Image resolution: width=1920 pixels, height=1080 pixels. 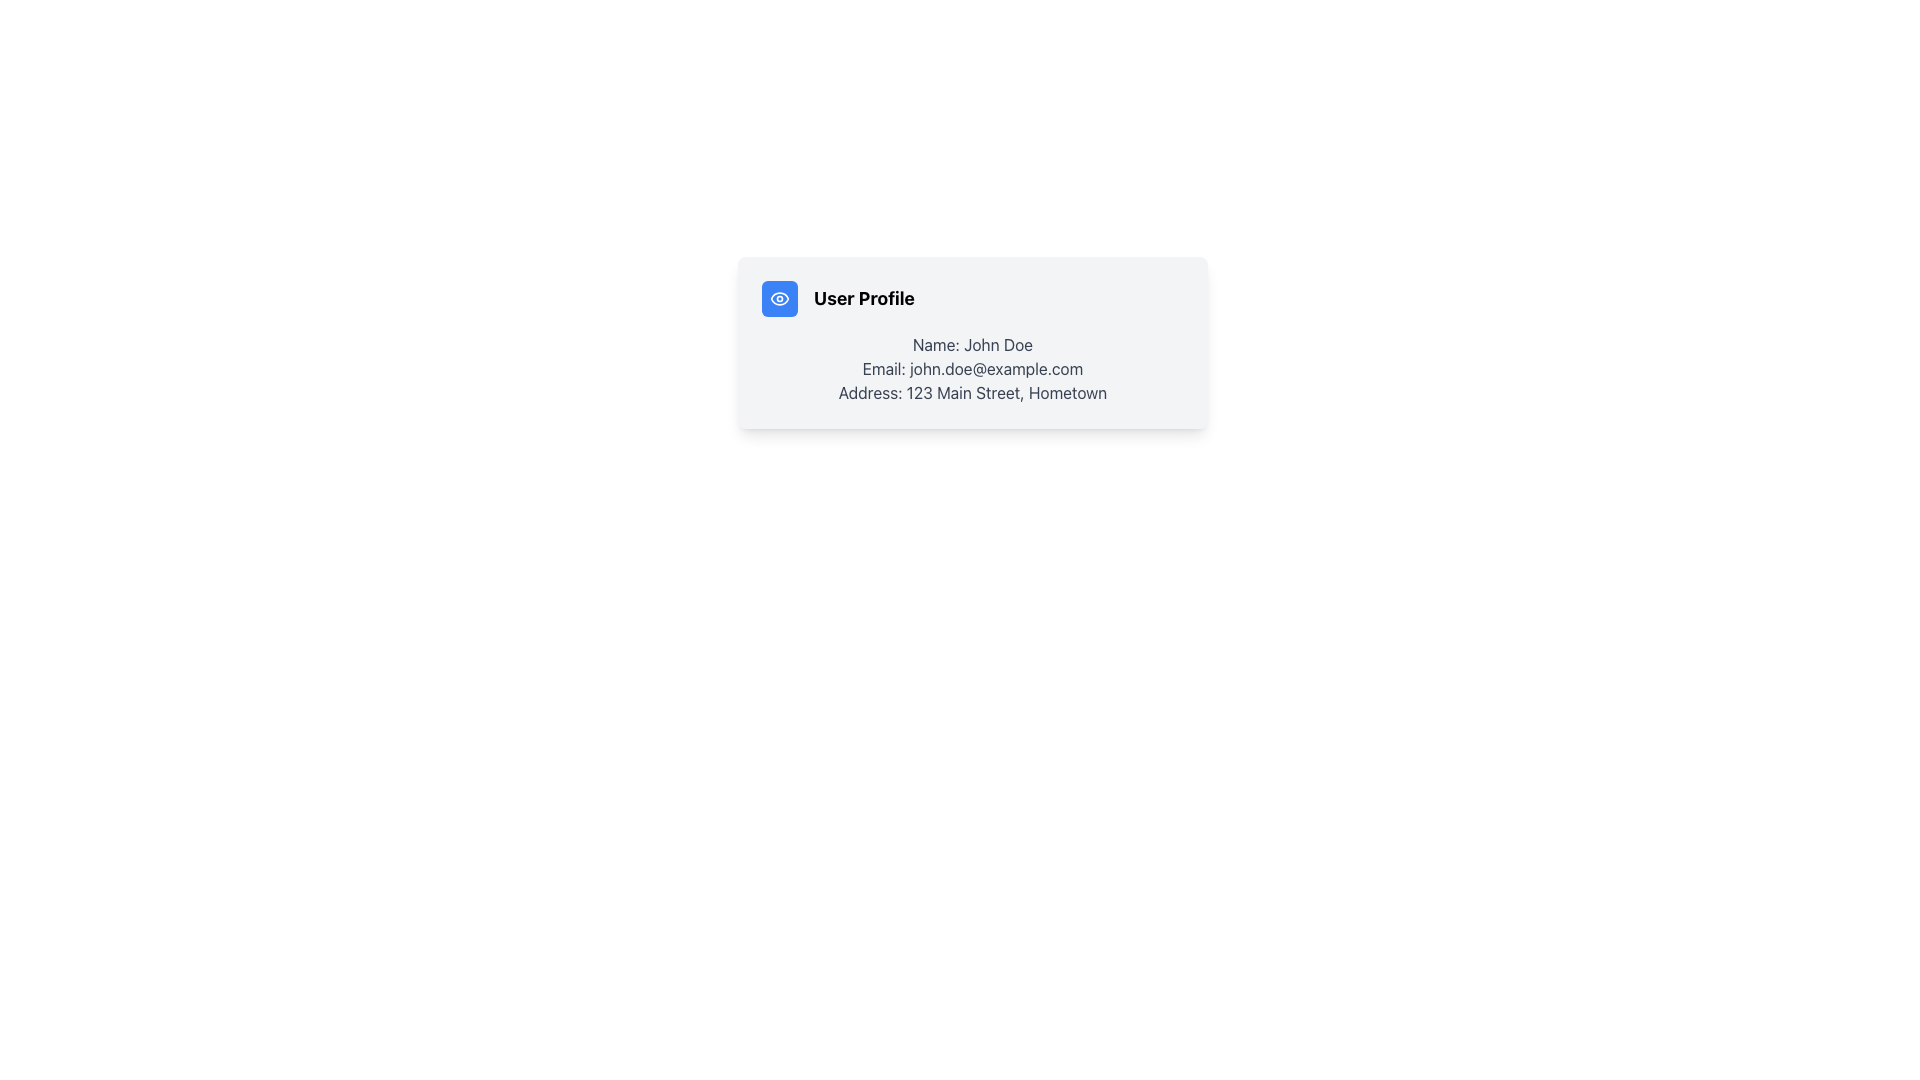 What do you see at coordinates (864, 299) in the screenshot?
I see `the Heading or Title Text that identifies the user's profile information, located at the top-left corner of the user information card, to the right of a blue eye icon` at bounding box center [864, 299].